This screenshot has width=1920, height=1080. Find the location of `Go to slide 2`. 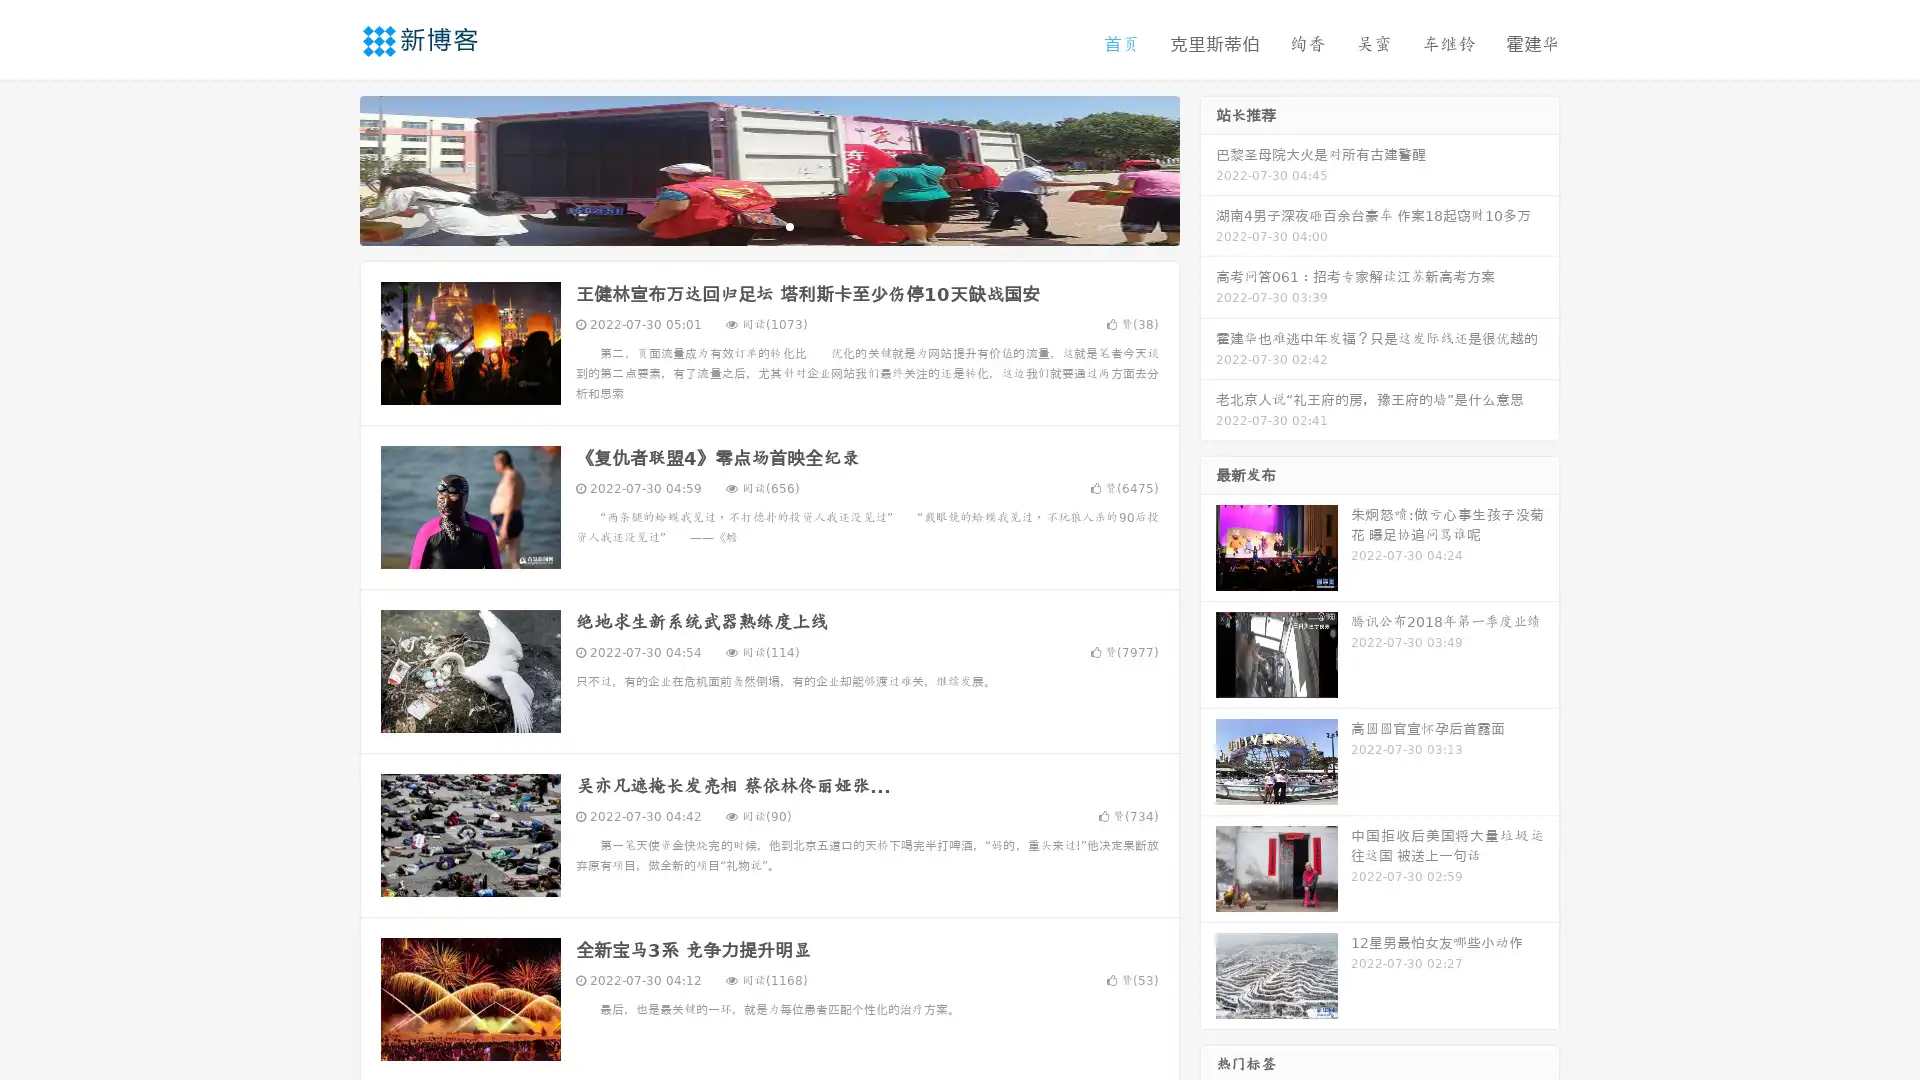

Go to slide 2 is located at coordinates (768, 225).